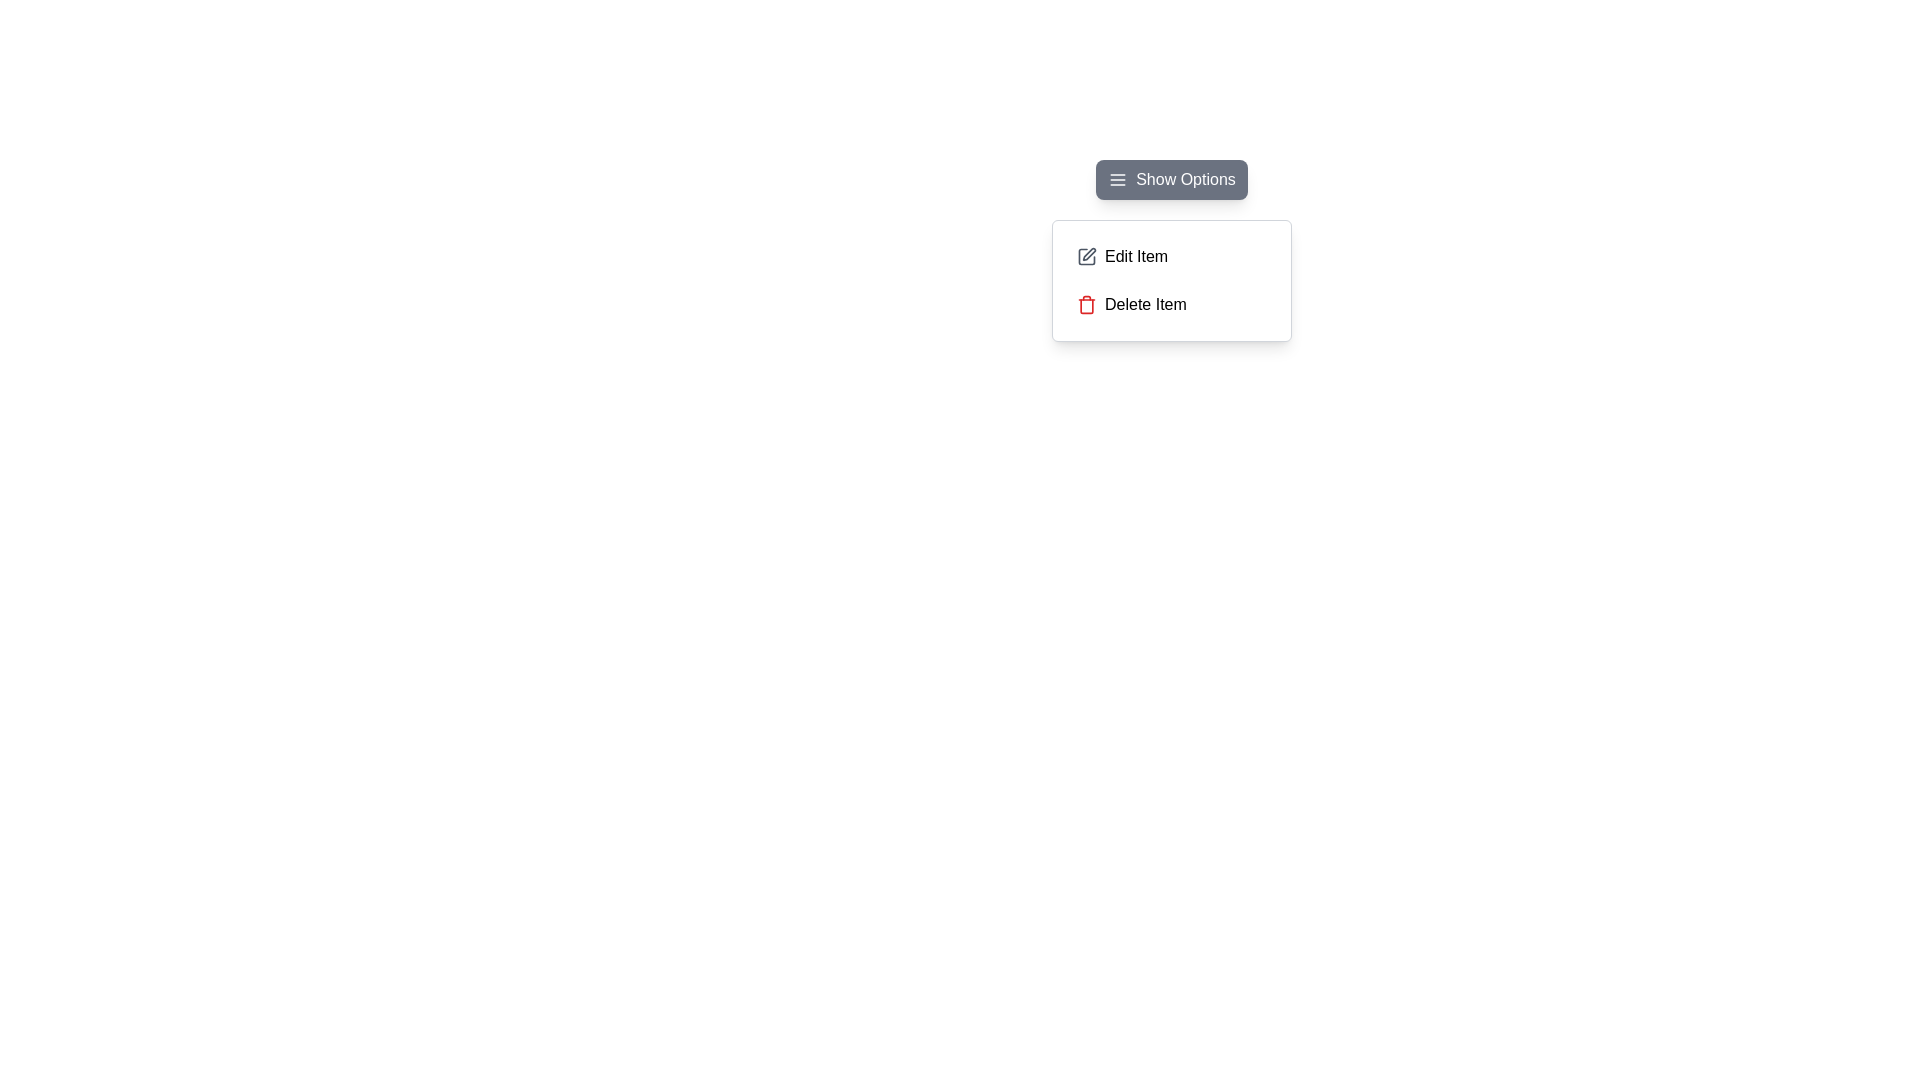 This screenshot has height=1080, width=1920. Describe the element at coordinates (1171, 256) in the screenshot. I see `the edit button located directly above the 'Delete Item' option in the dropdown menu to initiate the edit action` at that location.